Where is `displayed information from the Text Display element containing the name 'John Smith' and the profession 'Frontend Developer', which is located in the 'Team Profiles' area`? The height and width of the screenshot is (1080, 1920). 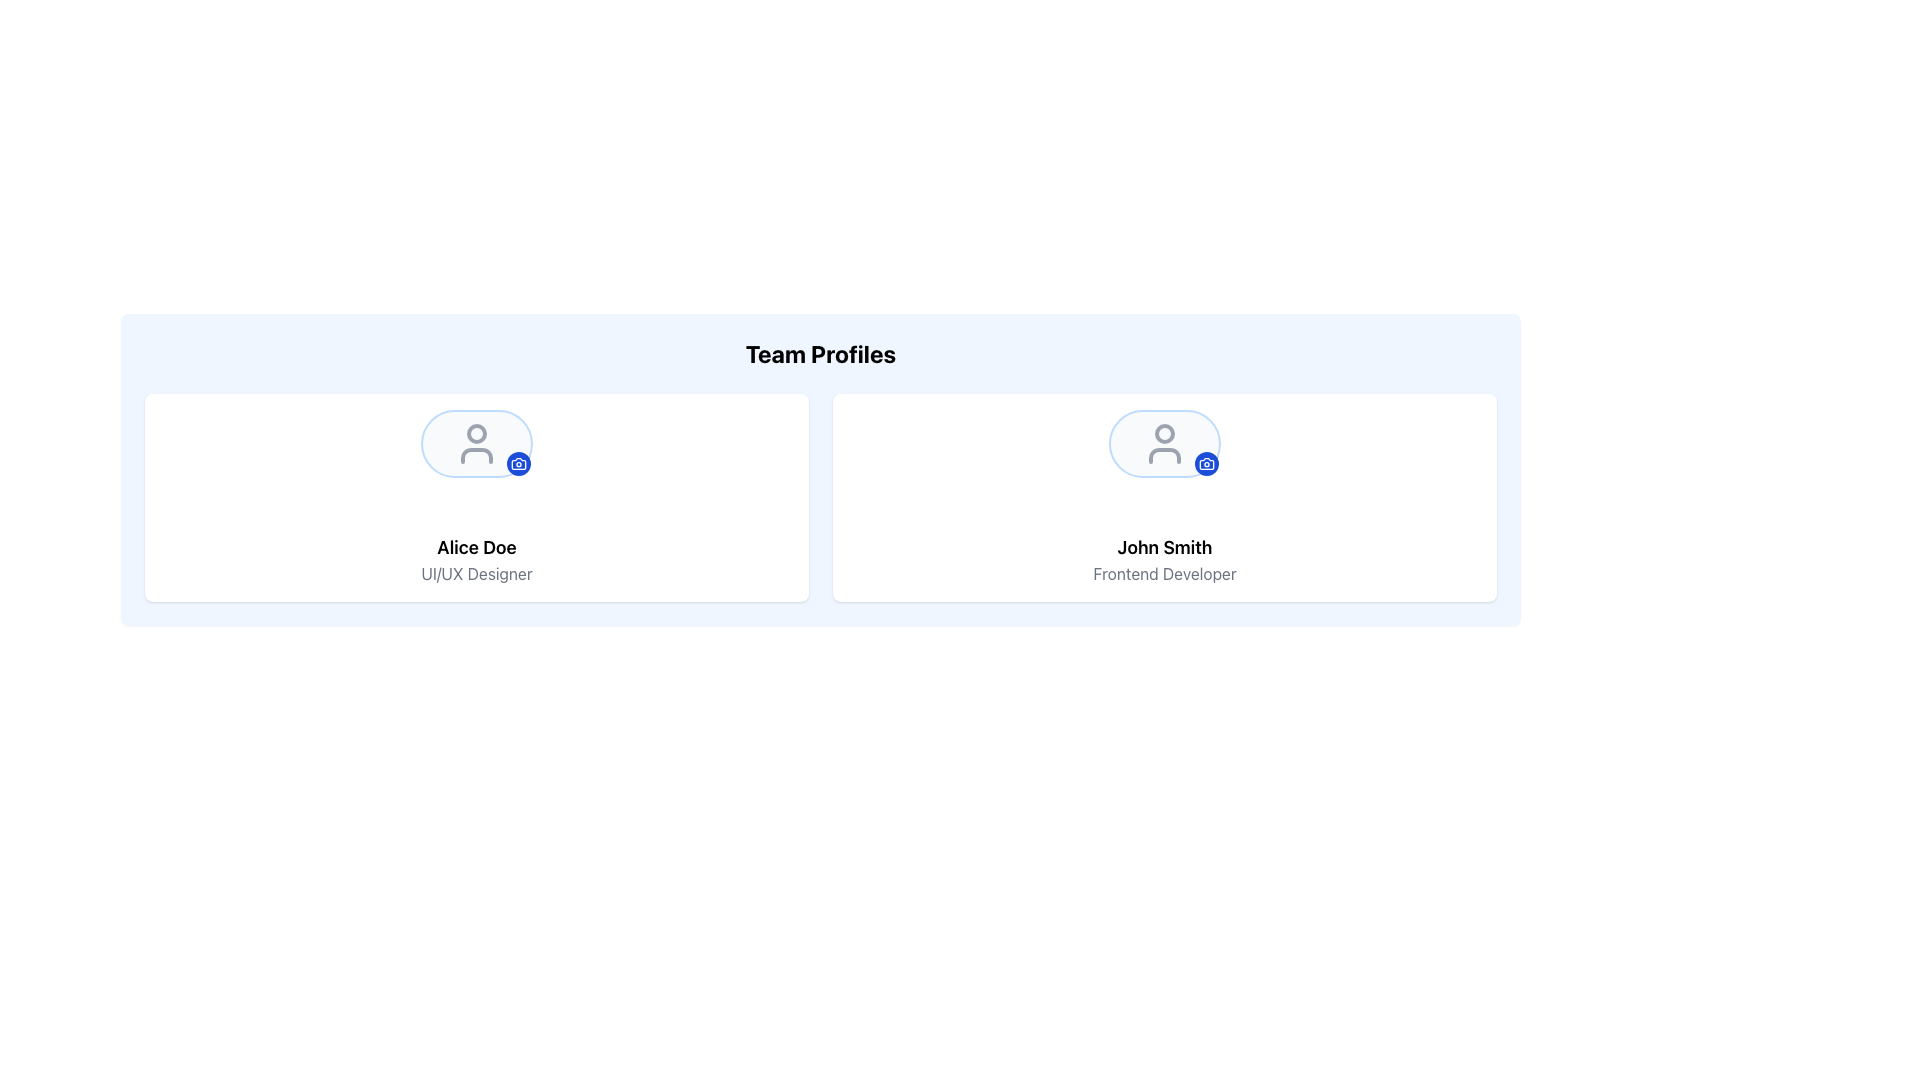 displayed information from the Text Display element containing the name 'John Smith' and the profession 'Frontend Developer', which is located in the 'Team Profiles' area is located at coordinates (1165, 559).